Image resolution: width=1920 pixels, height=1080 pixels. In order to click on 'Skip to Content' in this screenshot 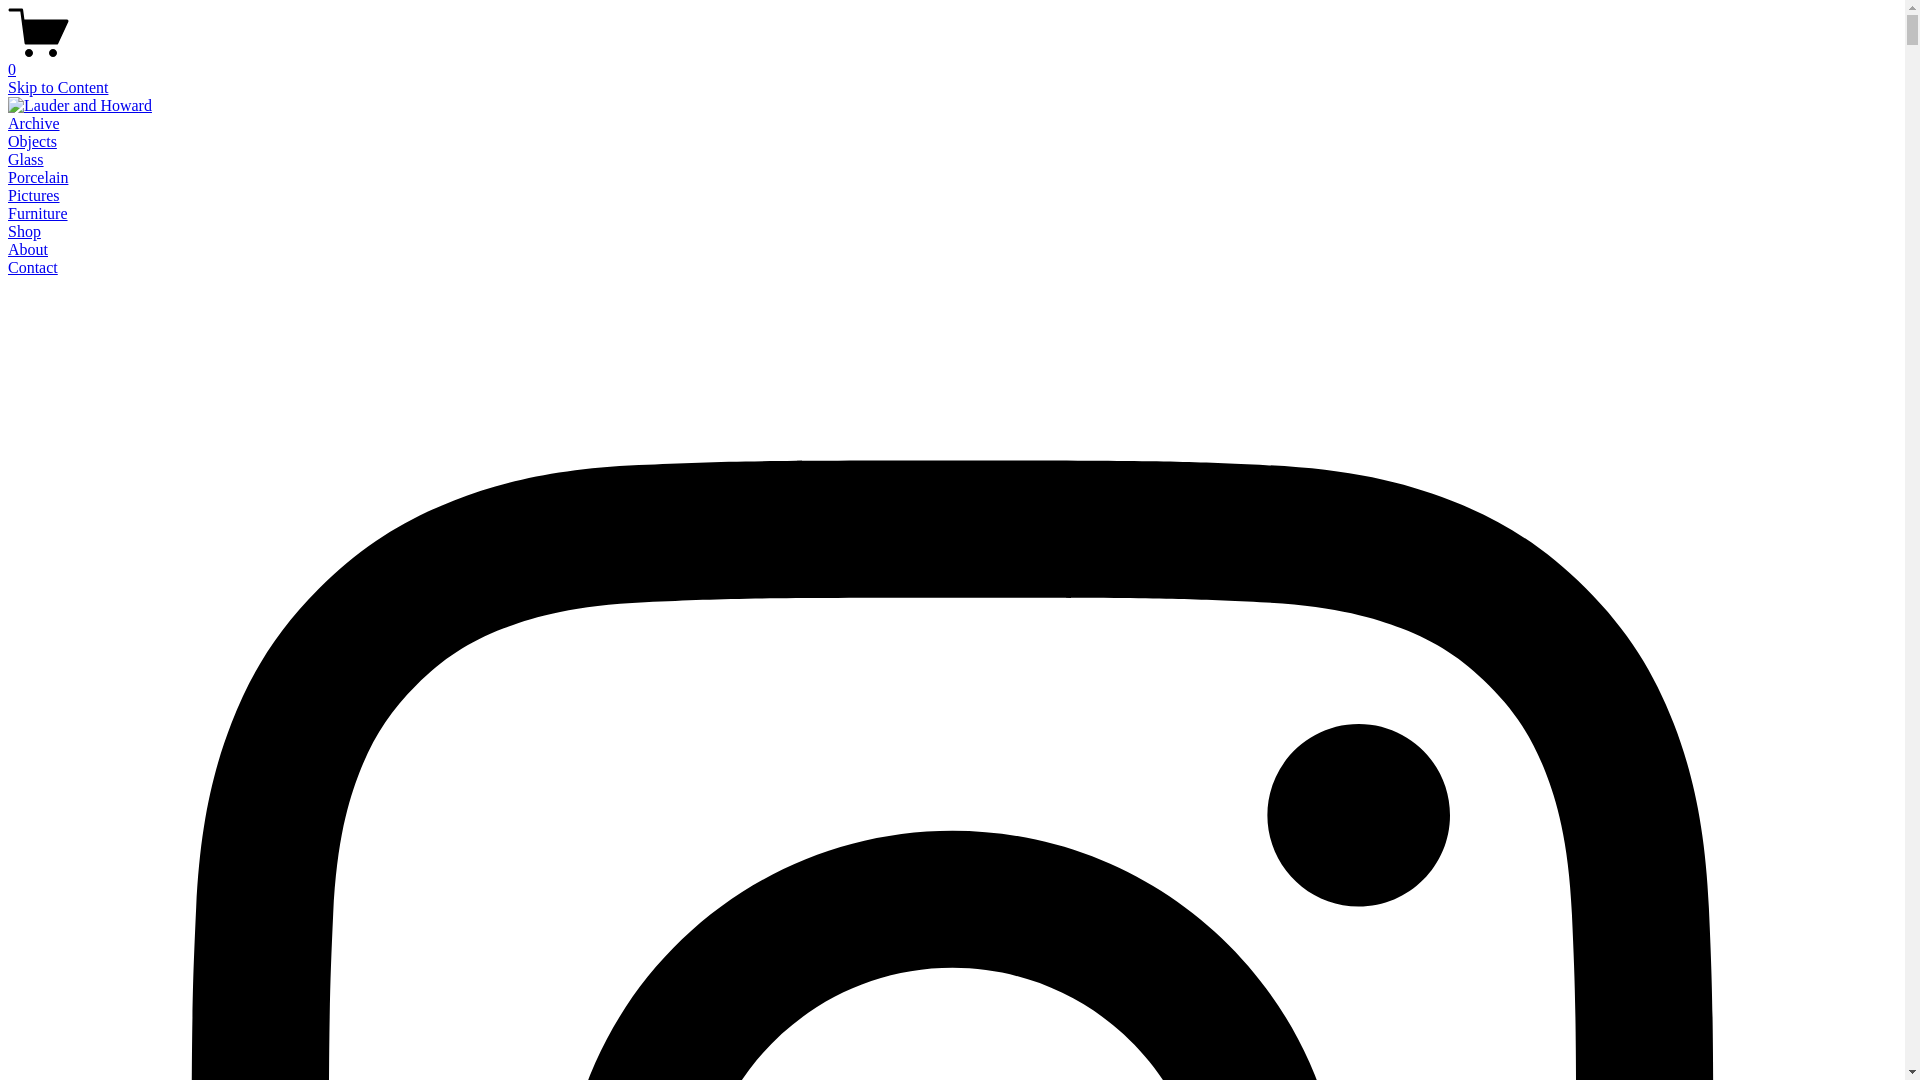, I will do `click(8, 86)`.